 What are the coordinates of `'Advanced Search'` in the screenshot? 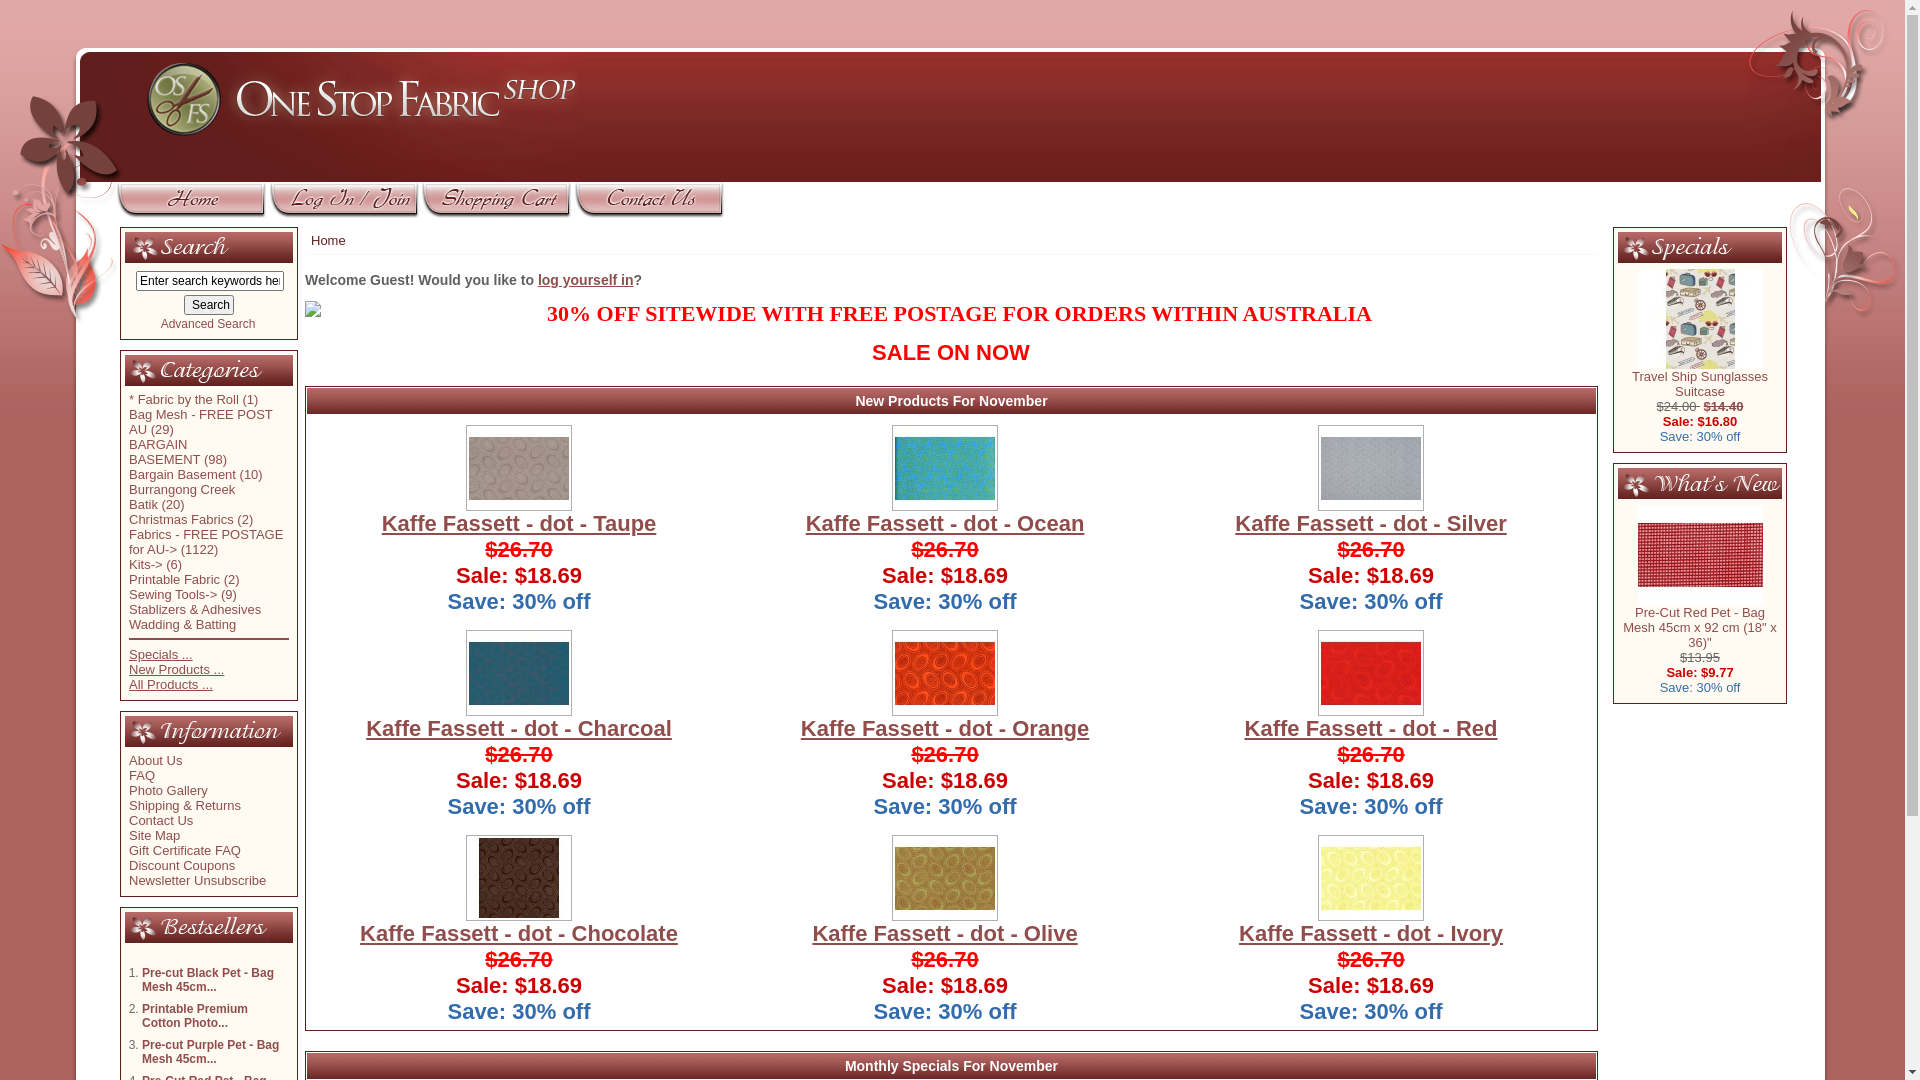 It's located at (208, 323).